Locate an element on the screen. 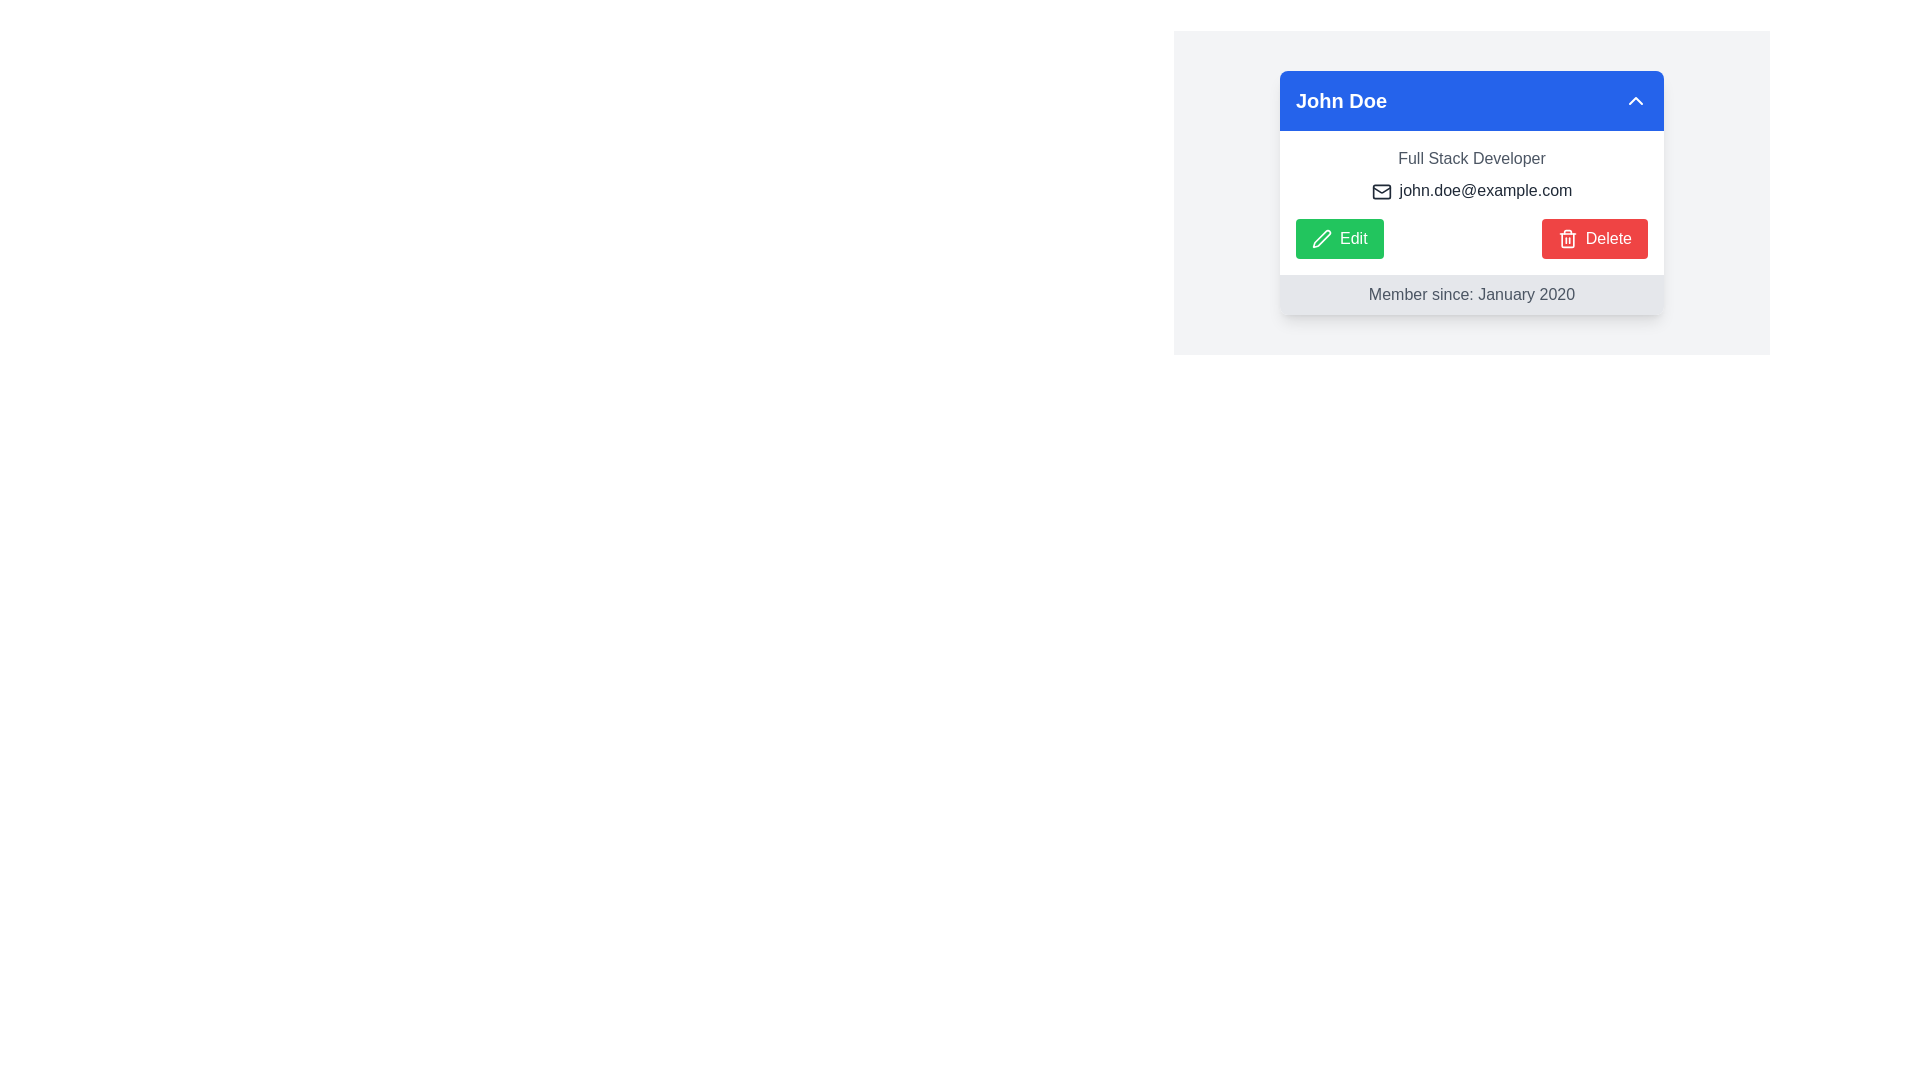 This screenshot has height=1080, width=1920. the pen icon that is prominently positioned on the green 'Edit' button located on the left side of the two buttons below the profile information in the card layout is located at coordinates (1321, 237).